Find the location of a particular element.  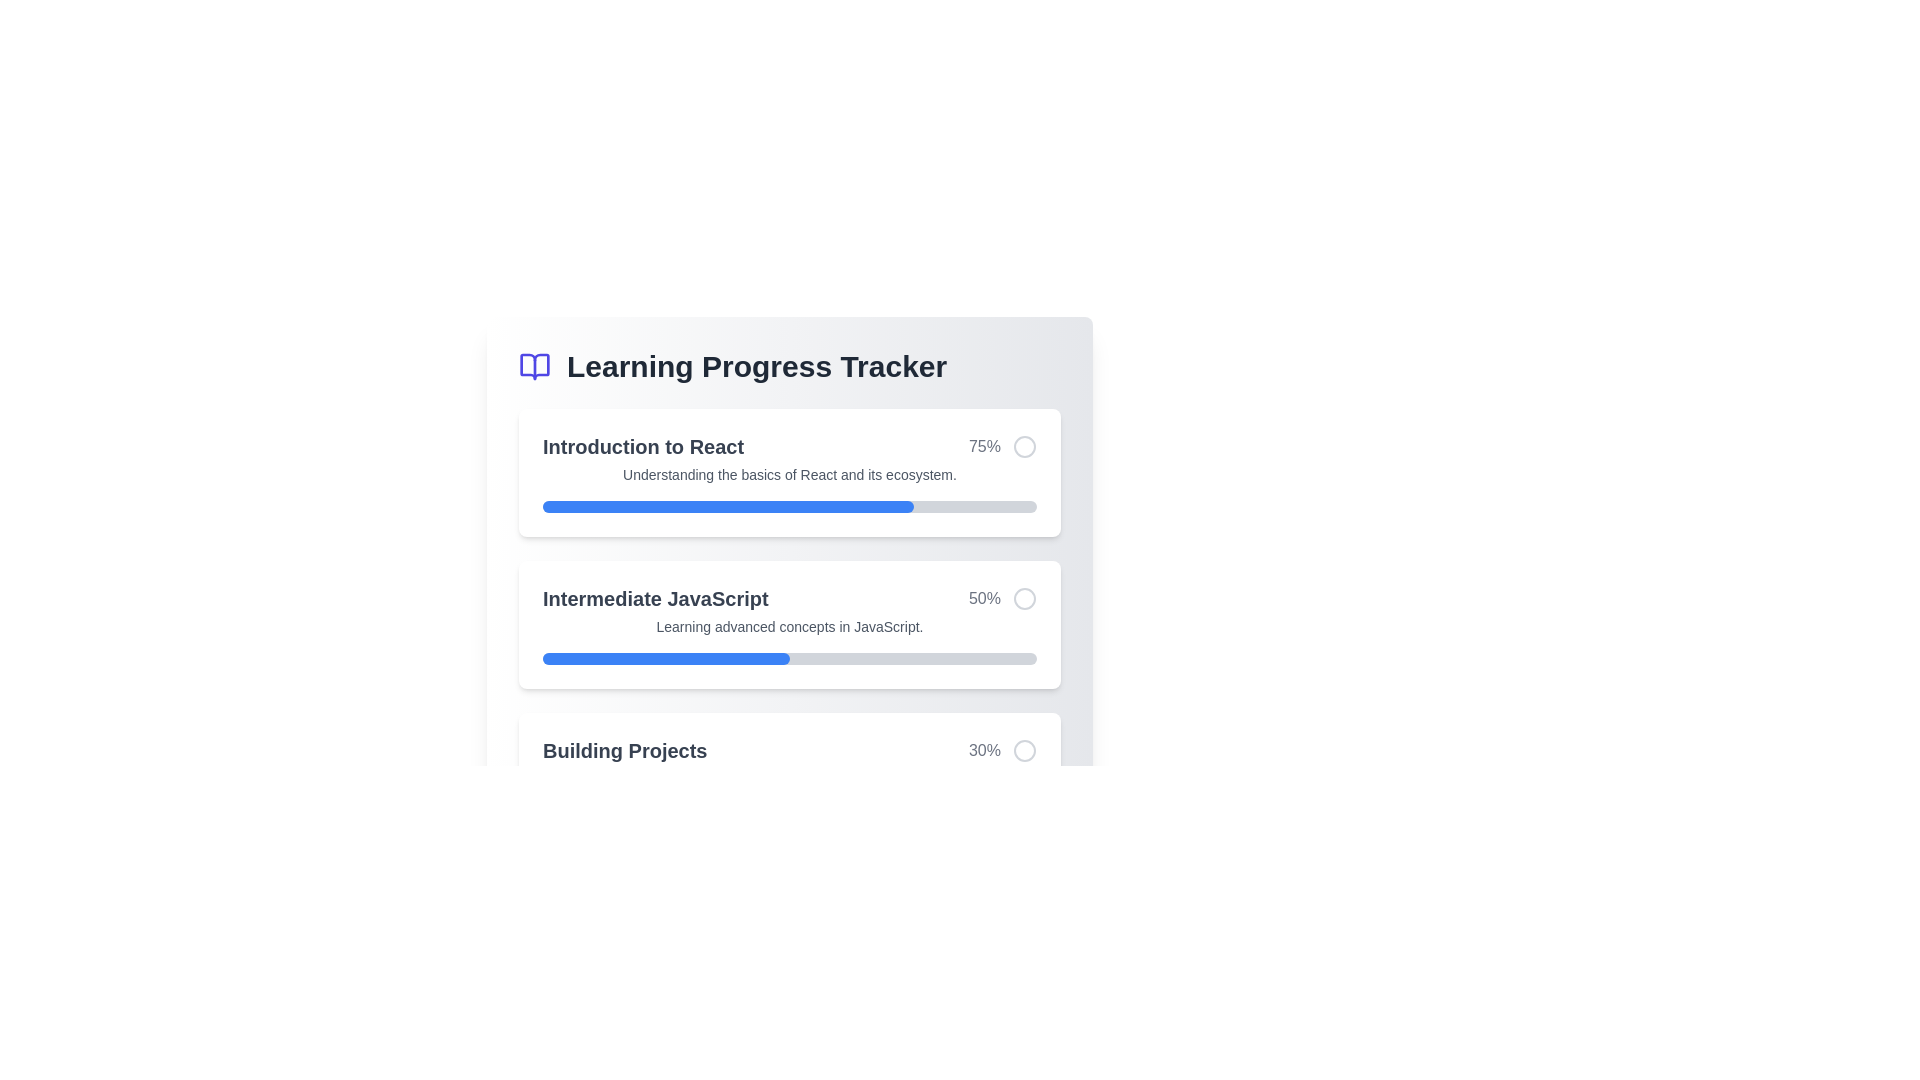

the Text Label displaying '75%' in gray font, positioned to the right of the progress bar for 'Introduction to React' in the 'Learning Progress Tracker.' is located at coordinates (984, 446).